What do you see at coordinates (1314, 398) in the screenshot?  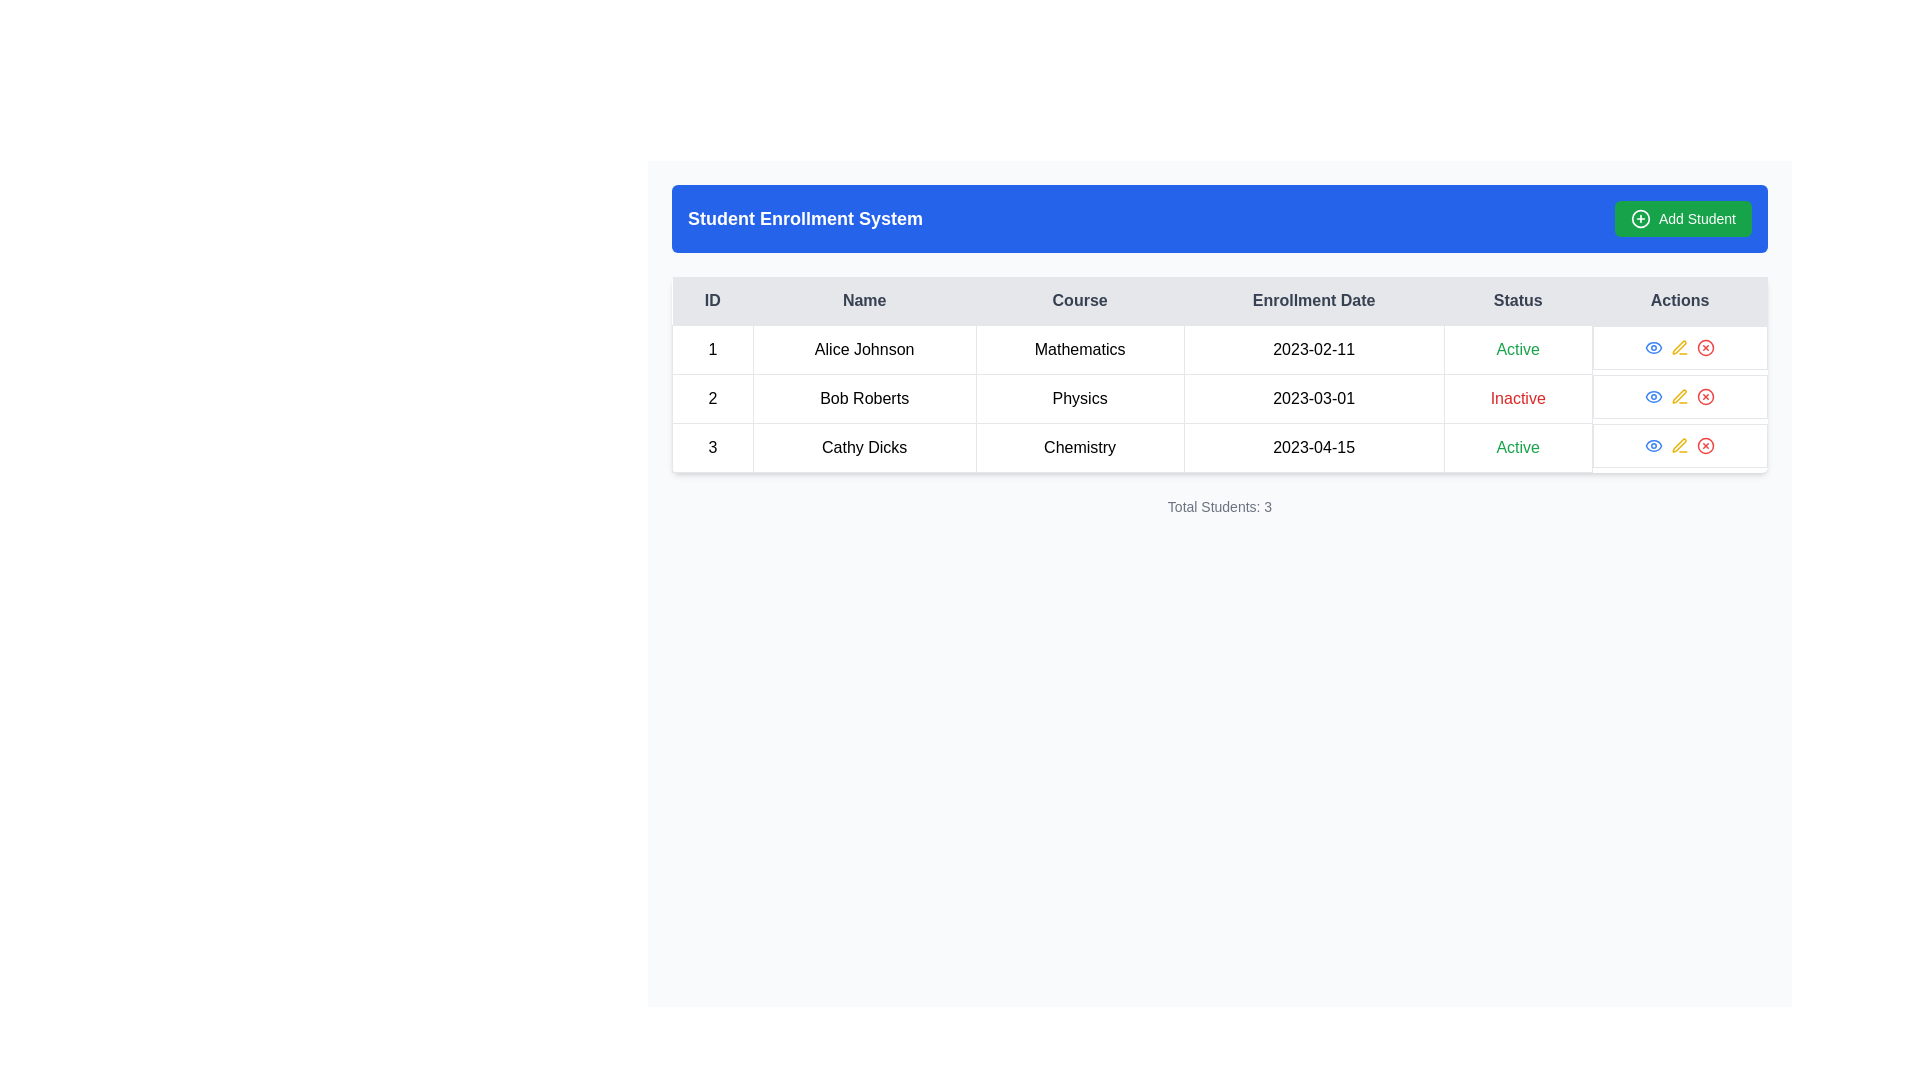 I see `the text label displaying the enrollment date for user 'Bob Roberts' in the second row of the data table, located in the fourth column` at bounding box center [1314, 398].